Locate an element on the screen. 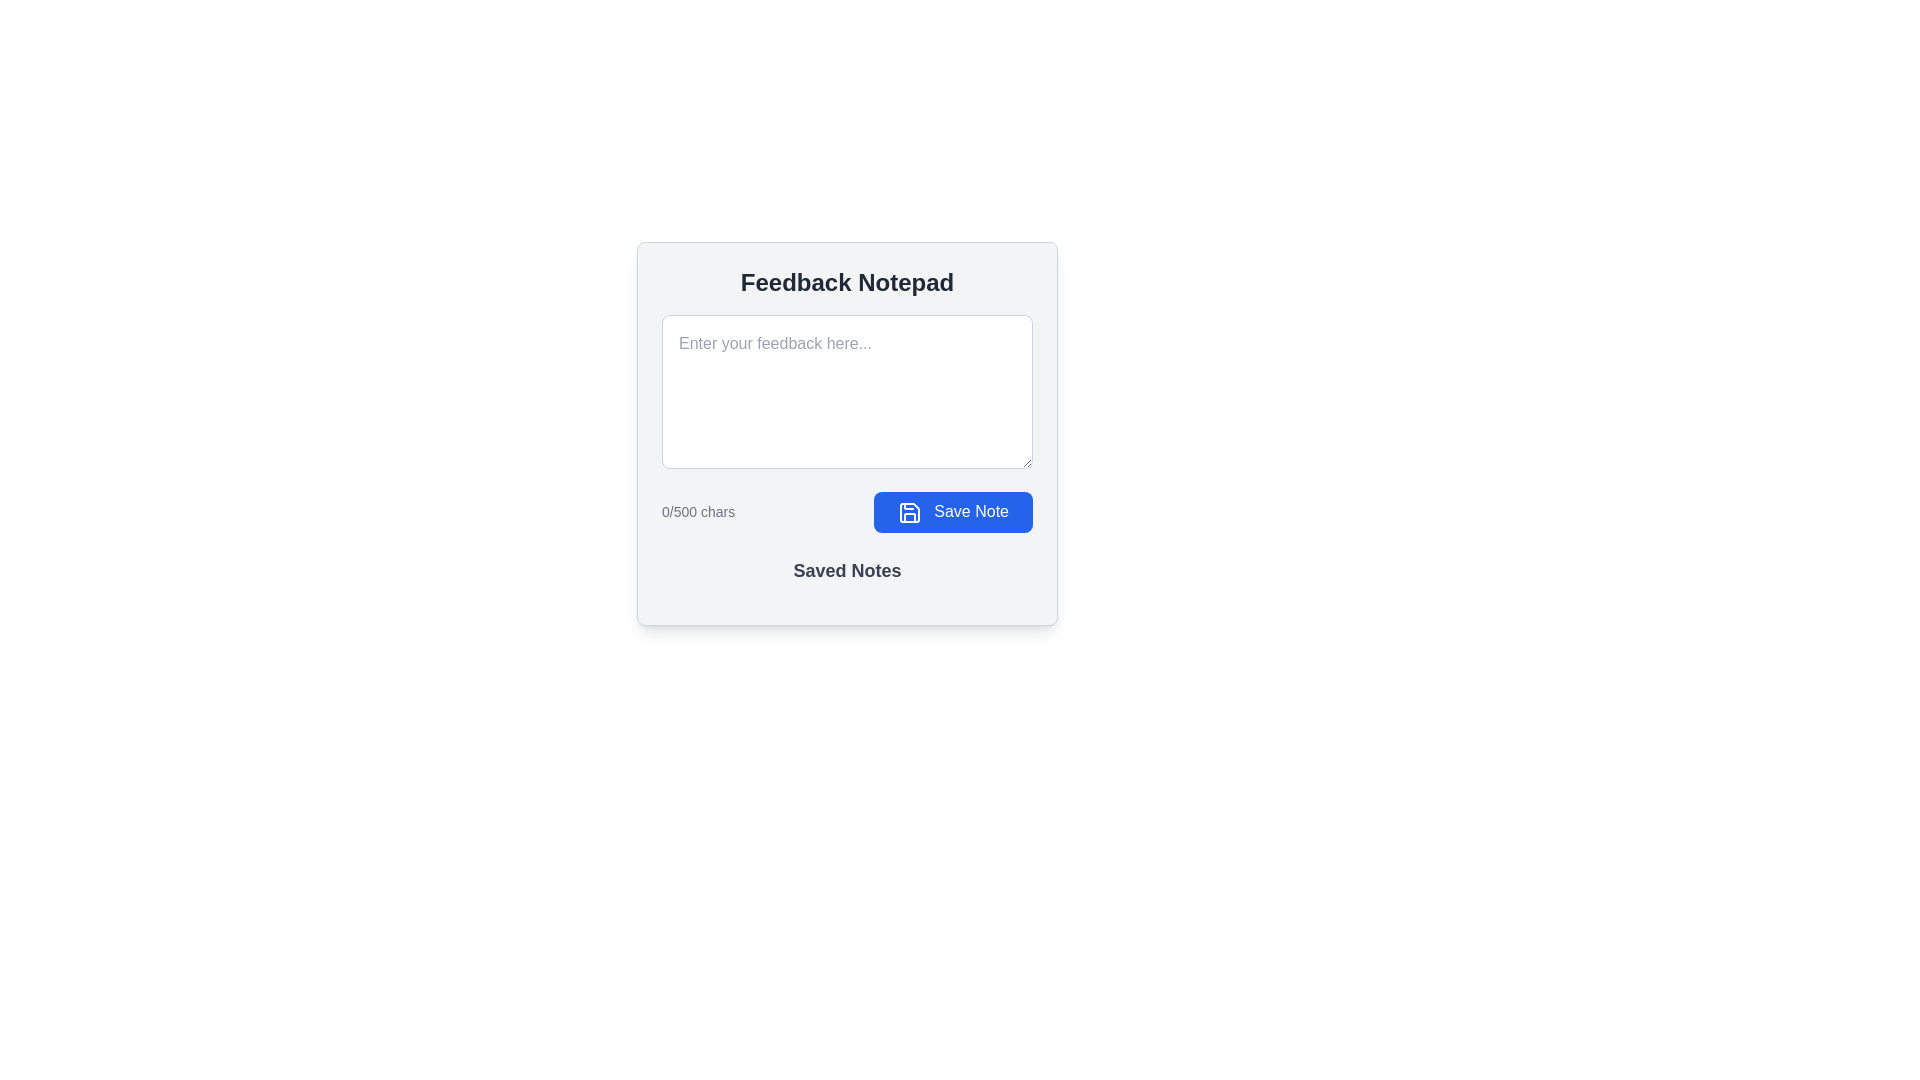 This screenshot has height=1080, width=1920. the floppy disk icon on the left side of the 'Save Note' button is located at coordinates (908, 511).